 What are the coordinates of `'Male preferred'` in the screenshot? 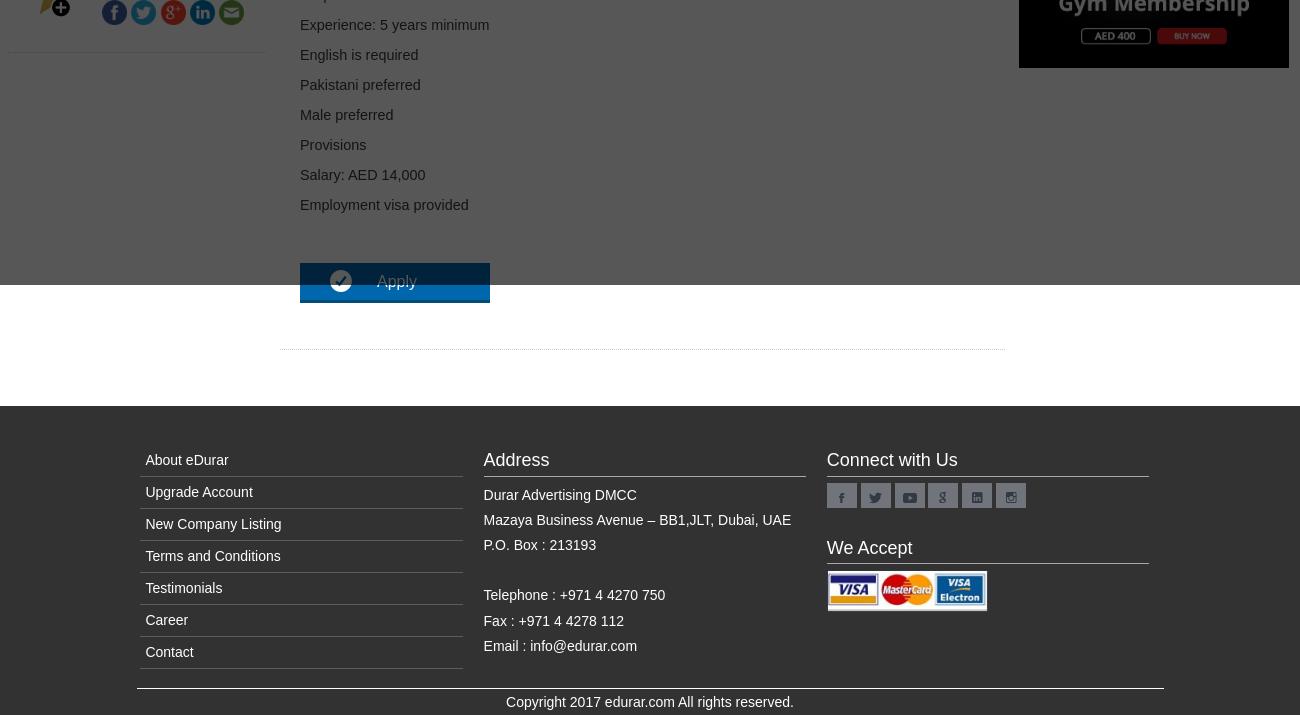 It's located at (345, 114).